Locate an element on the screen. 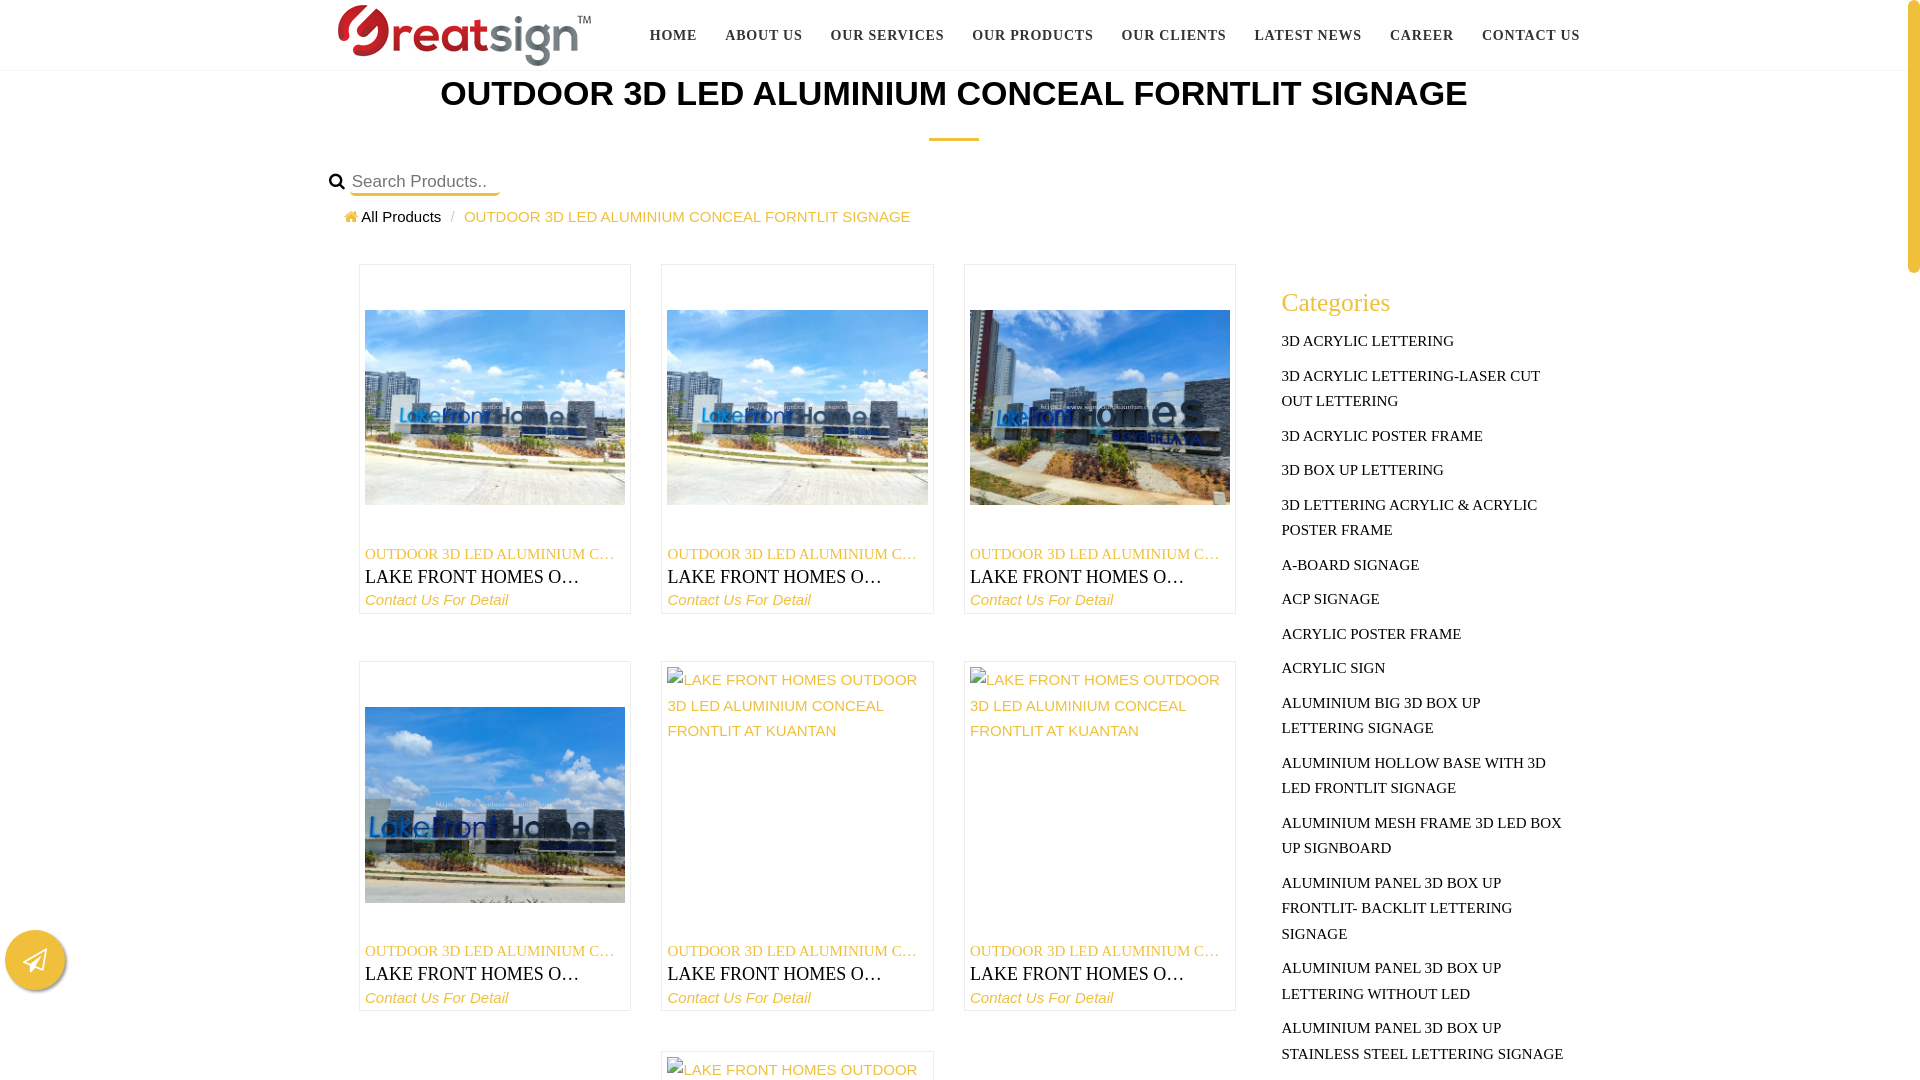 The height and width of the screenshot is (1080, 1920). 'CAREER' is located at coordinates (1420, 35).